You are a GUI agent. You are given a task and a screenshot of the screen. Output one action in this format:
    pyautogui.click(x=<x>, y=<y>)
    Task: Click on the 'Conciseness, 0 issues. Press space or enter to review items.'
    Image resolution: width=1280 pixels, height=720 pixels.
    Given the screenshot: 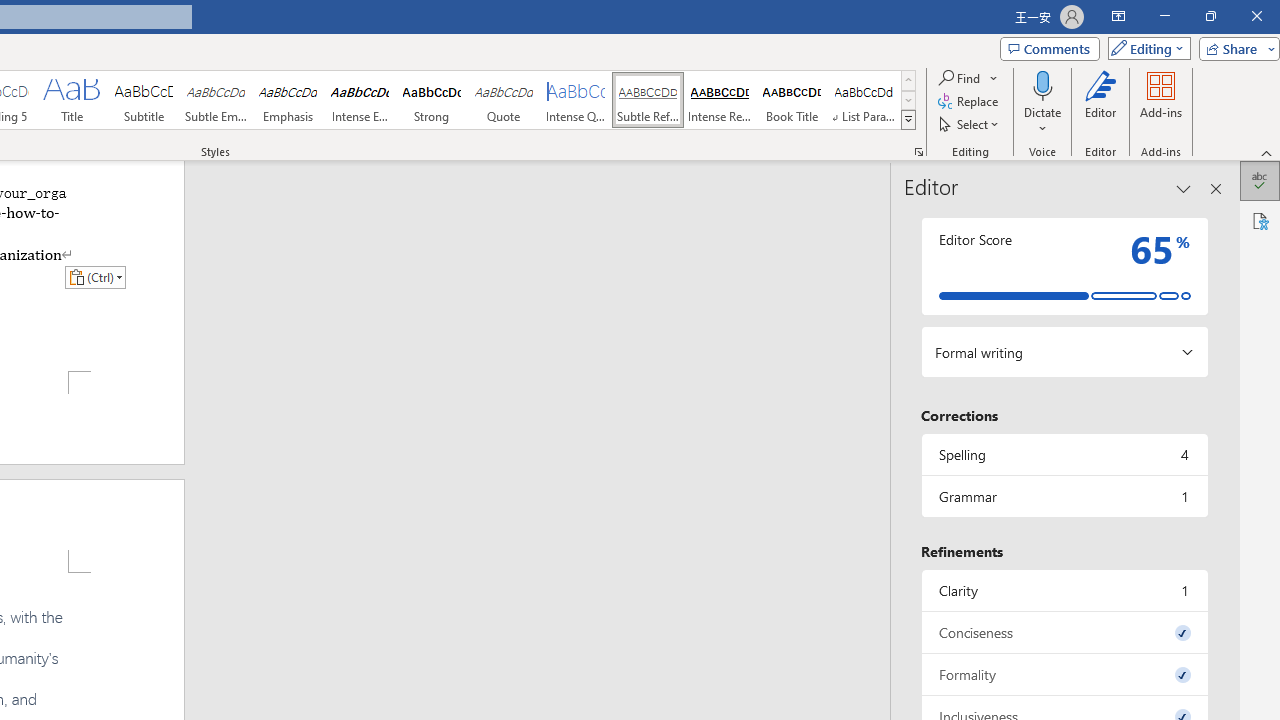 What is the action you would take?
    pyautogui.click(x=1063, y=632)
    